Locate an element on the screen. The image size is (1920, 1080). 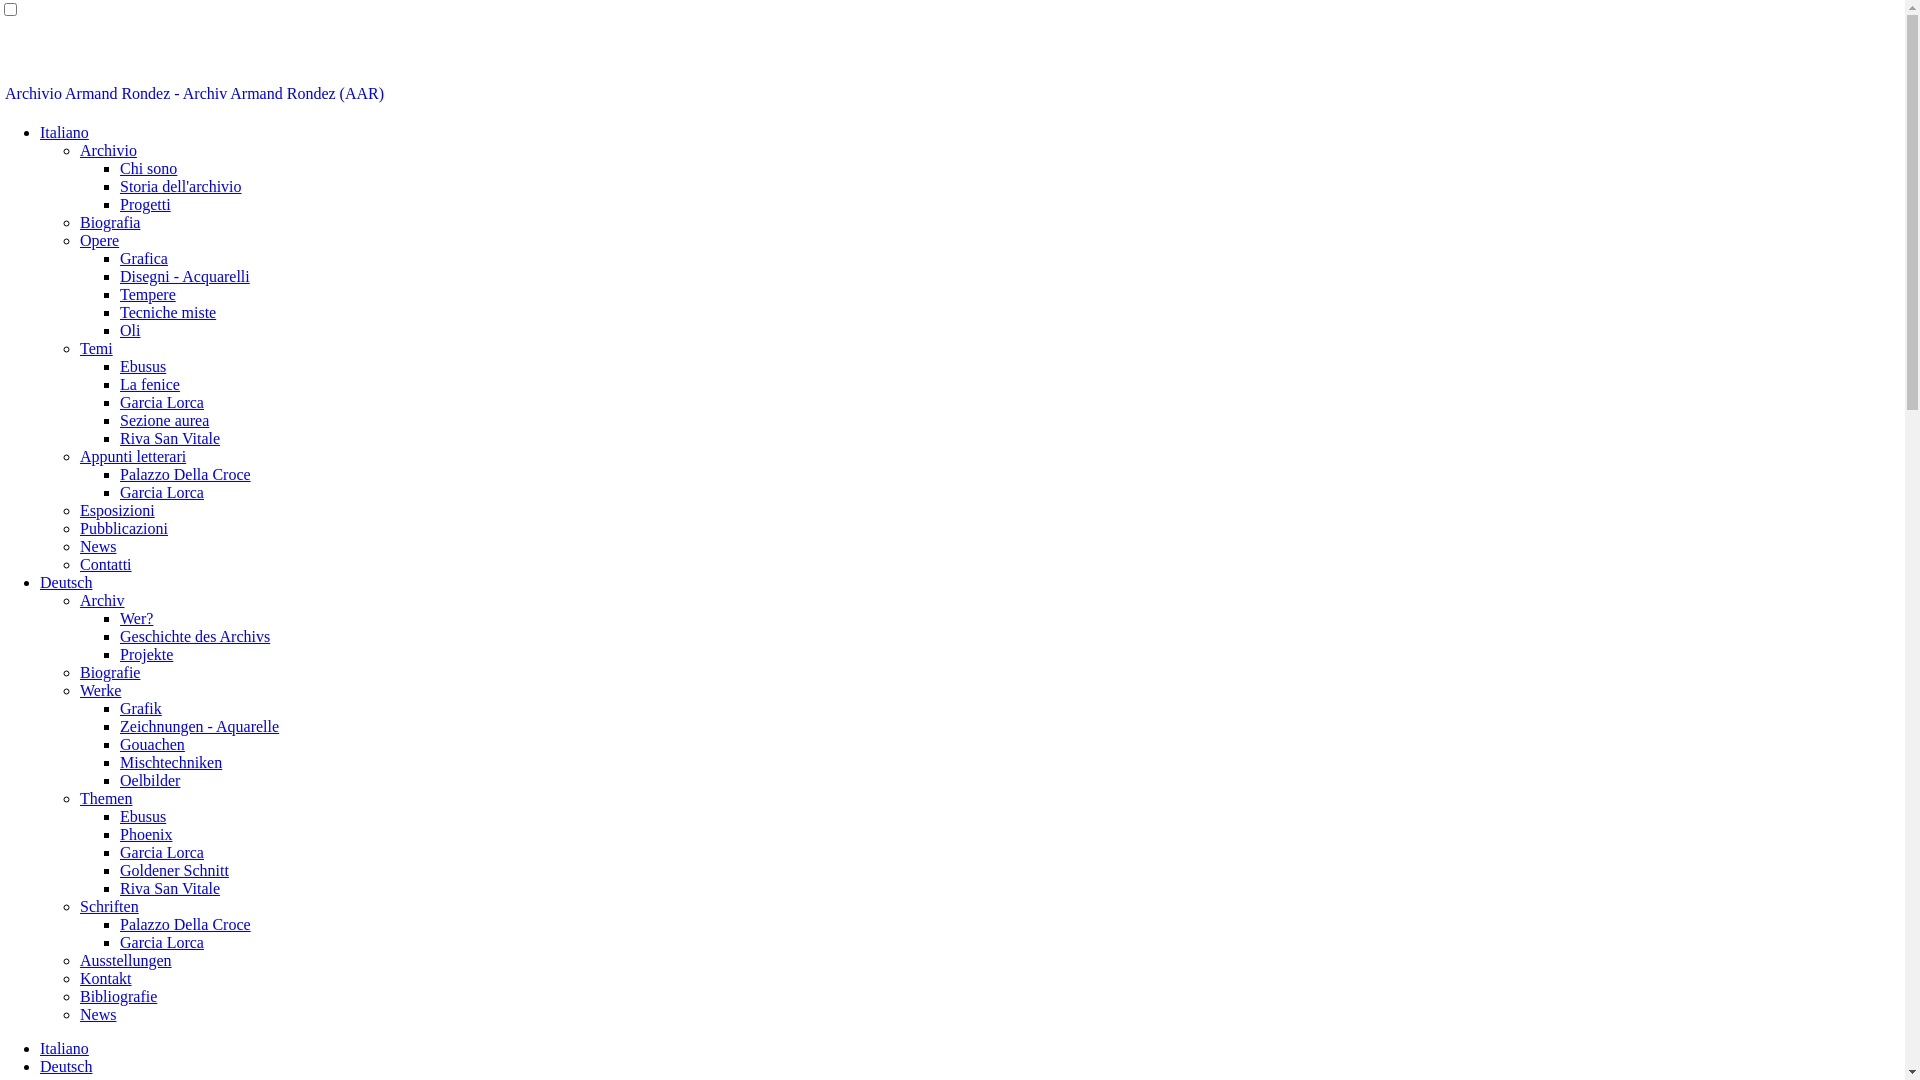
'Deutsch' is located at coordinates (66, 582).